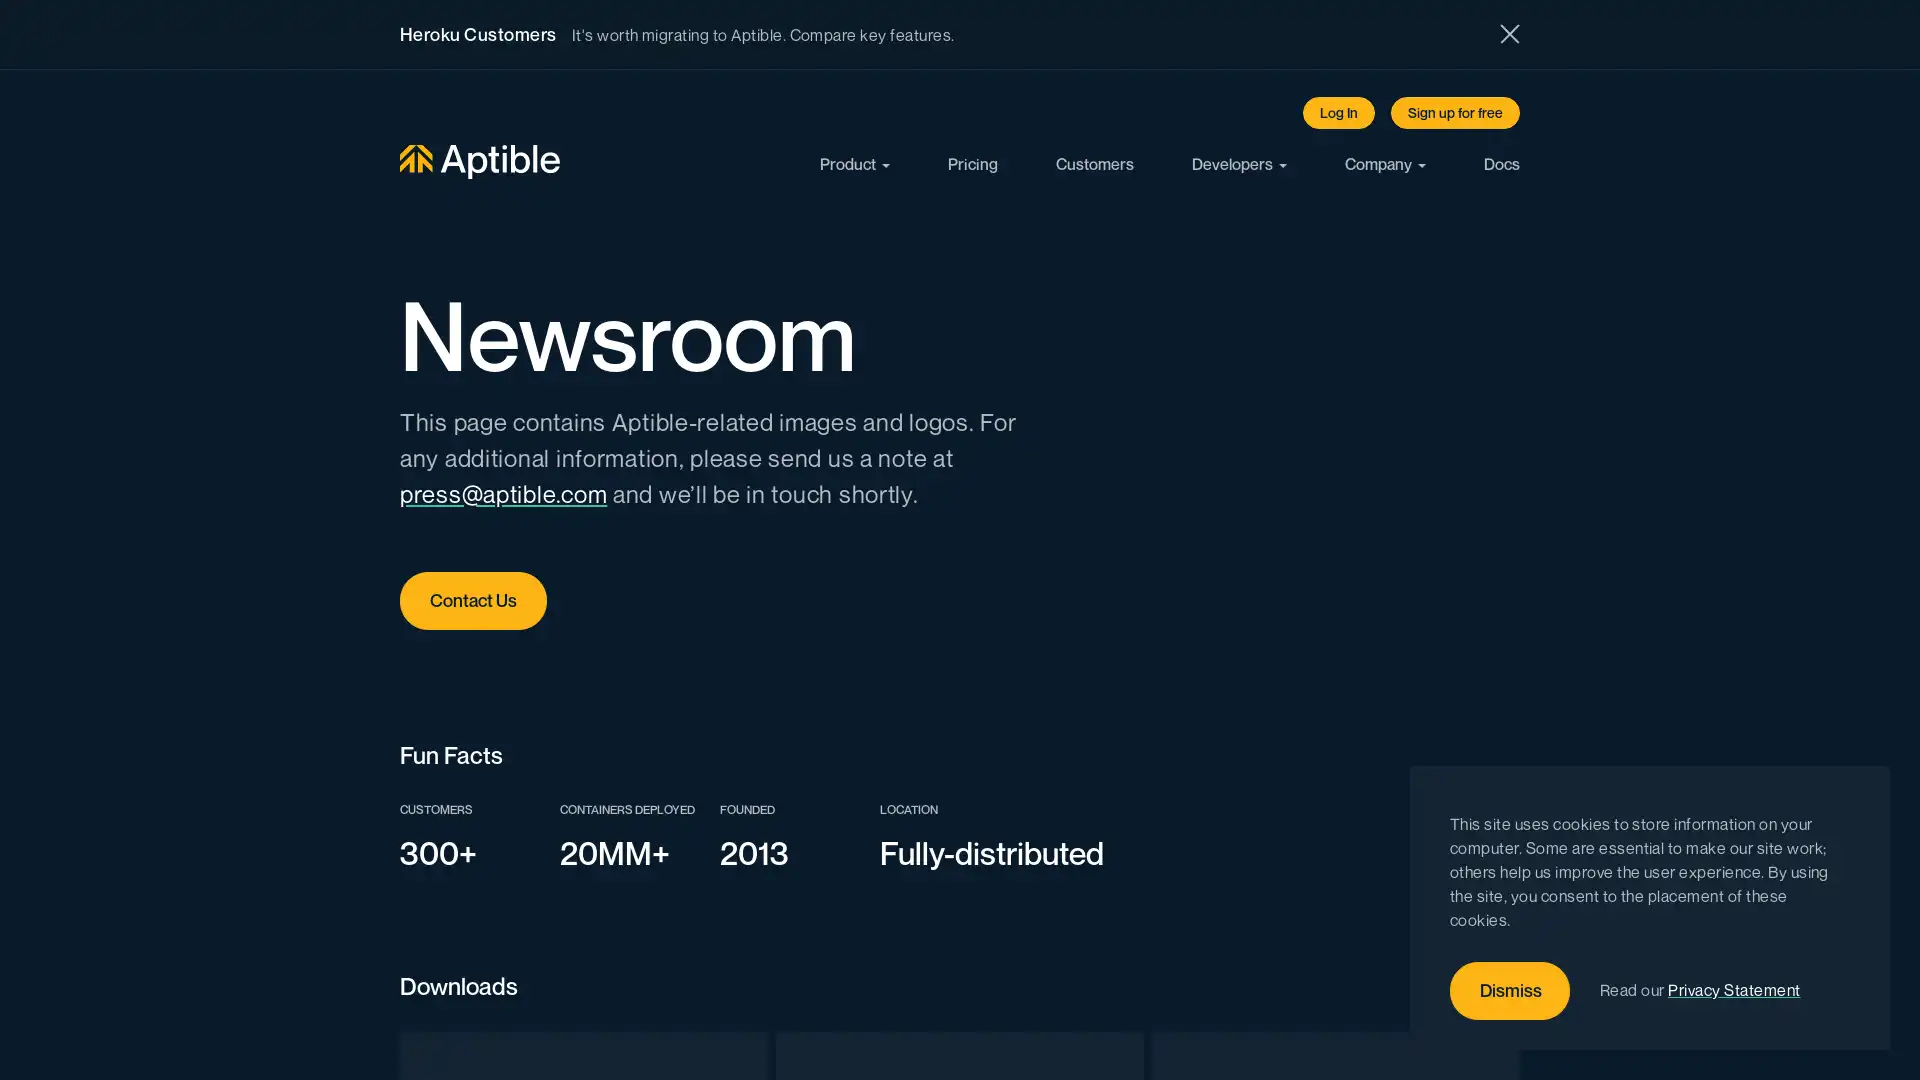  Describe the element at coordinates (1455, 112) in the screenshot. I see `Sign up for free` at that location.